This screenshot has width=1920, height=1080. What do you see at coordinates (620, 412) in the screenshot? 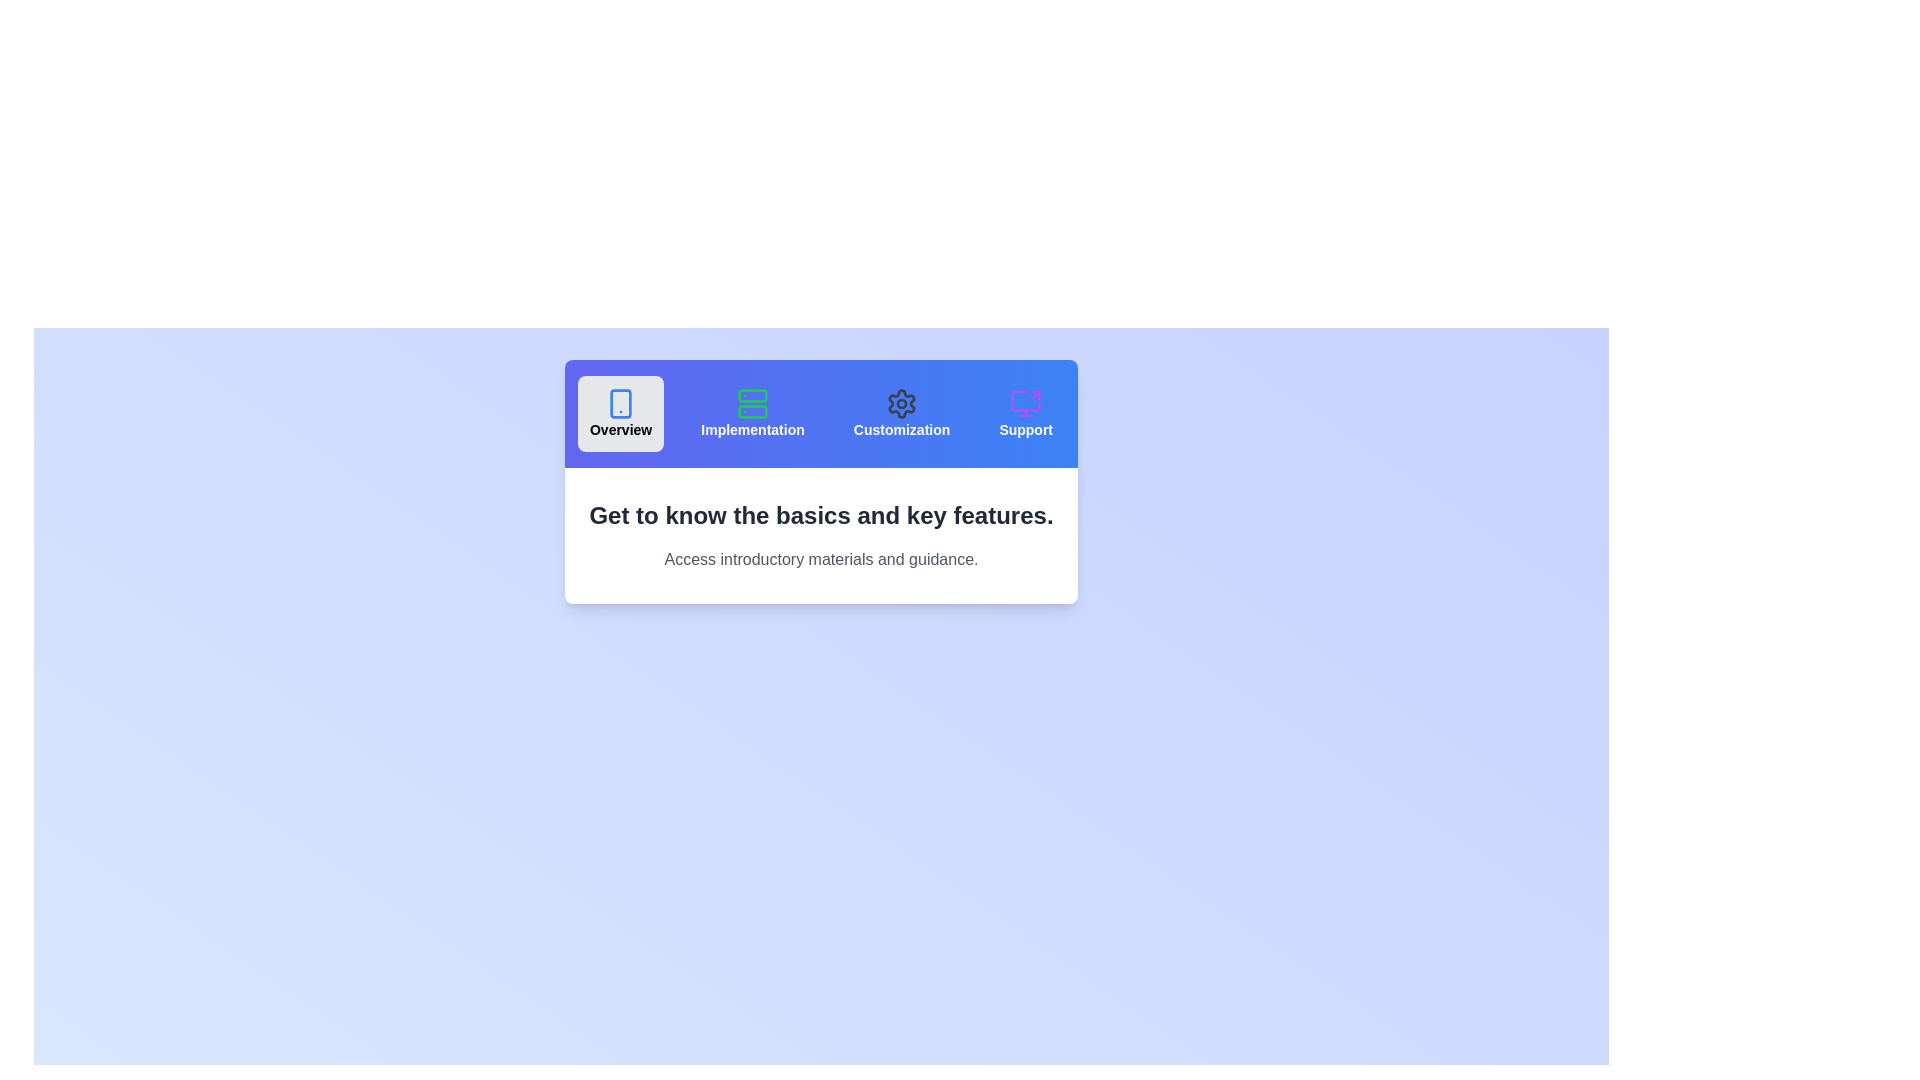
I see `the tab labeled Overview to view its details` at bounding box center [620, 412].